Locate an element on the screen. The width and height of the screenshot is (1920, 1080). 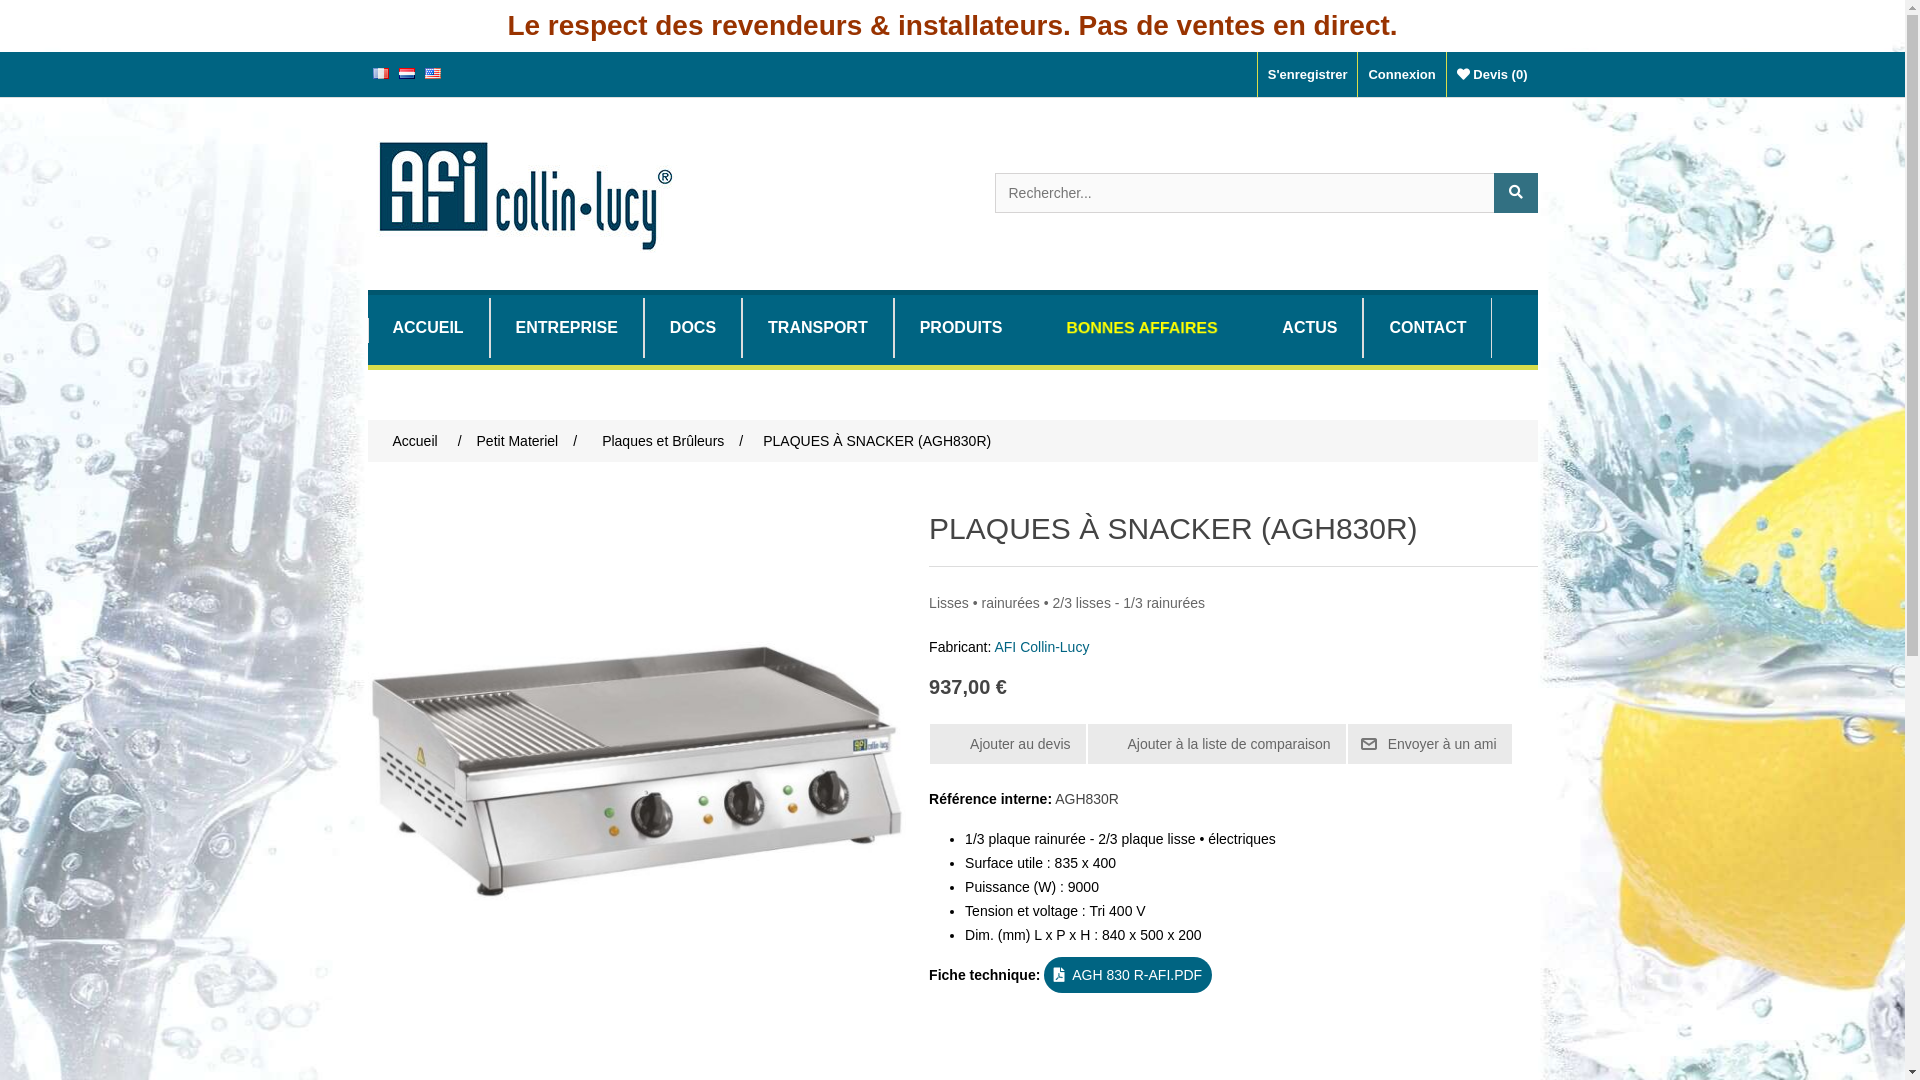
'TRANSPORT' is located at coordinates (817, 326).